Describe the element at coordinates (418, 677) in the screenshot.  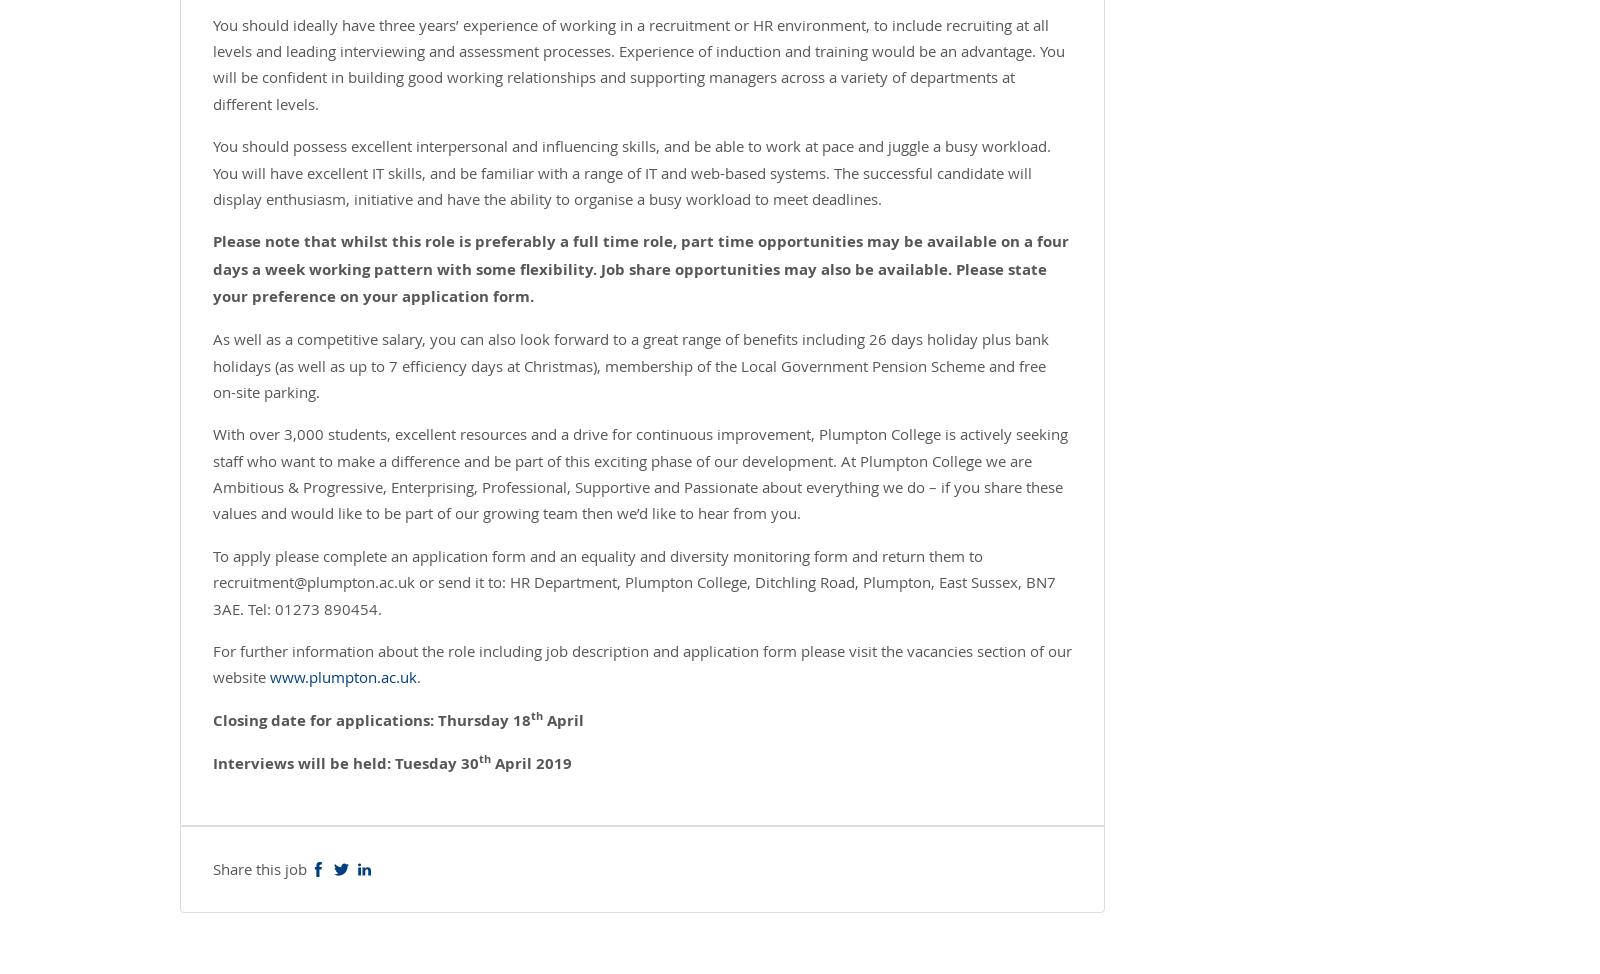
I see `'.'` at that location.